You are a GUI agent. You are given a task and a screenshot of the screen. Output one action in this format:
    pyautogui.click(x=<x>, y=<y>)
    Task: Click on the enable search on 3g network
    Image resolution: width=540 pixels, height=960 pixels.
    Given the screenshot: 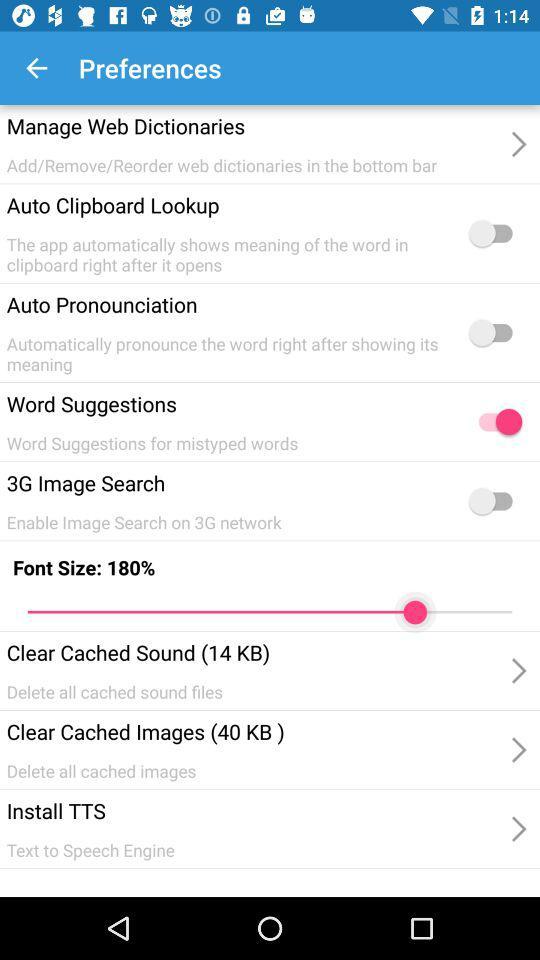 What is the action you would take?
    pyautogui.click(x=494, y=500)
    